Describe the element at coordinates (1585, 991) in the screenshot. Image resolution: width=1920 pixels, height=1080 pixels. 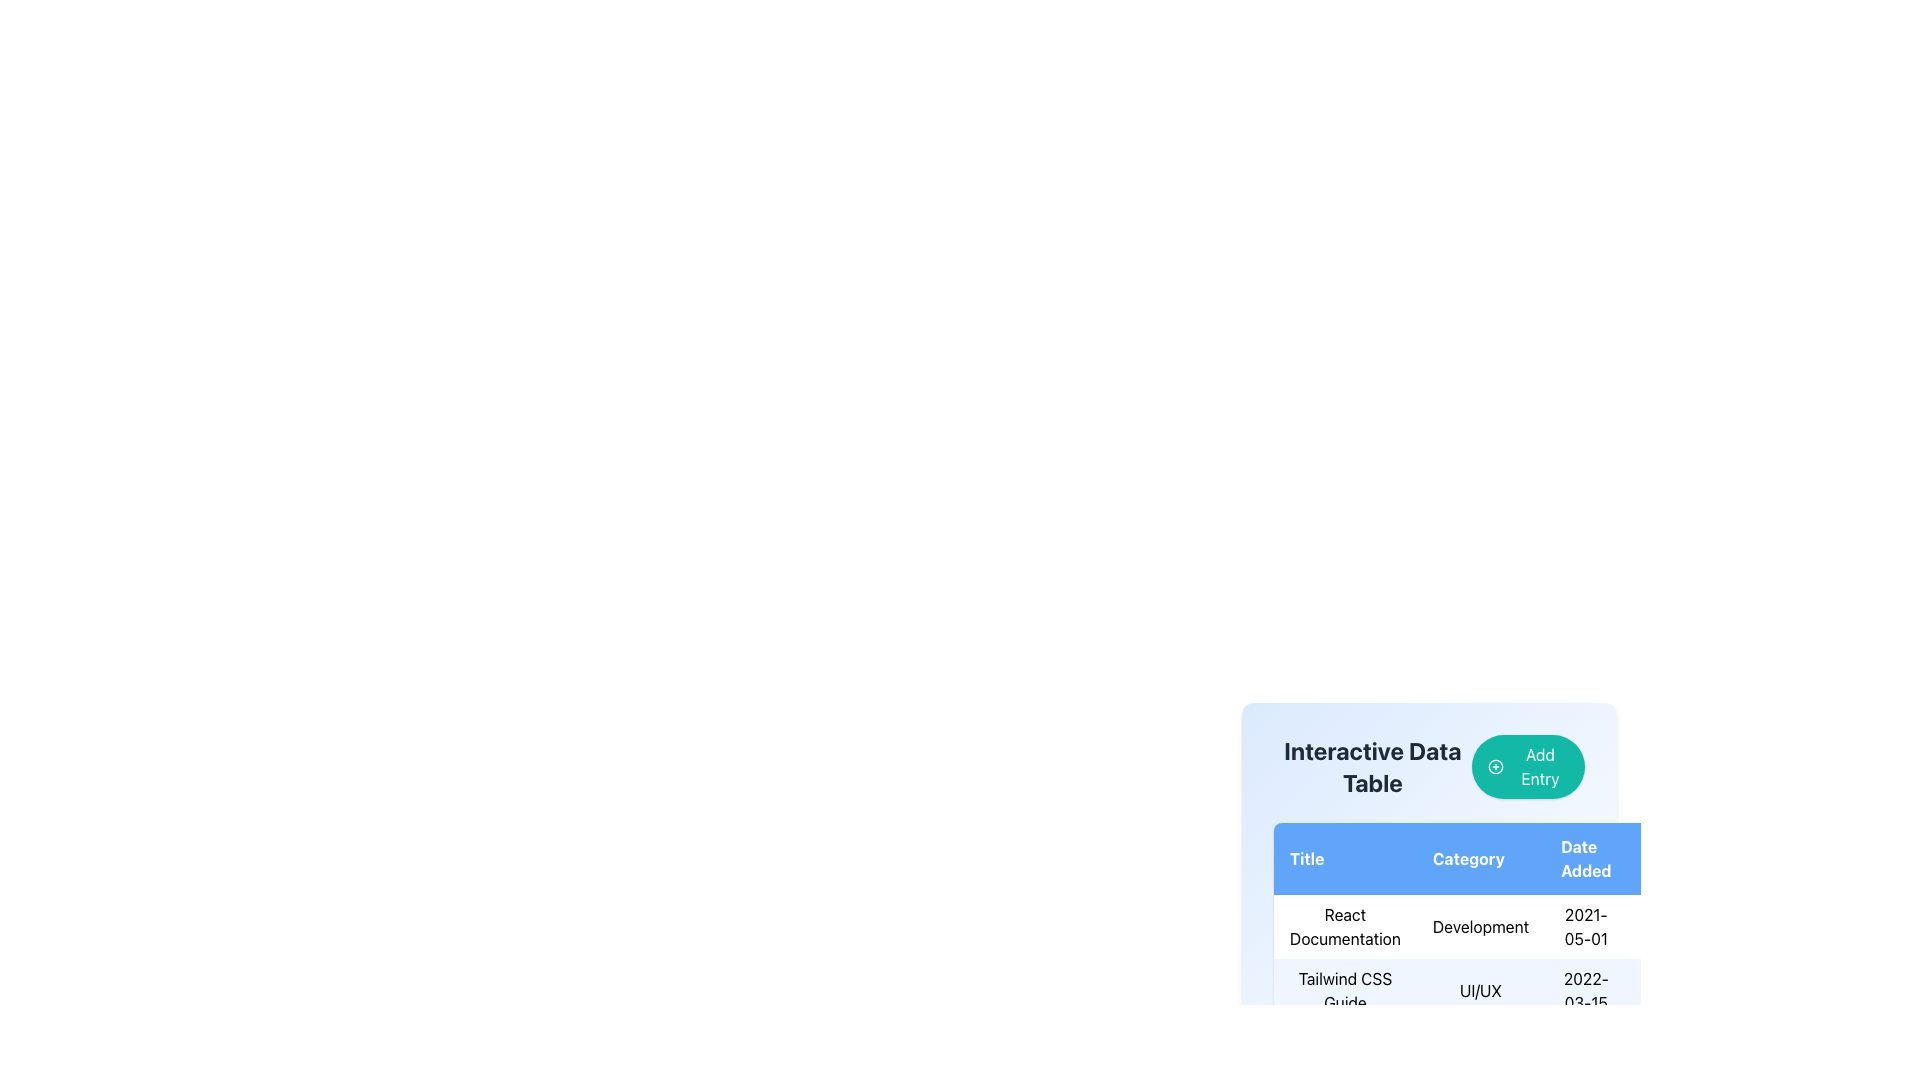
I see `the Text display that shows the date value in the rightmost column of the 'Tailwind CSS Guide' row in the table` at that location.